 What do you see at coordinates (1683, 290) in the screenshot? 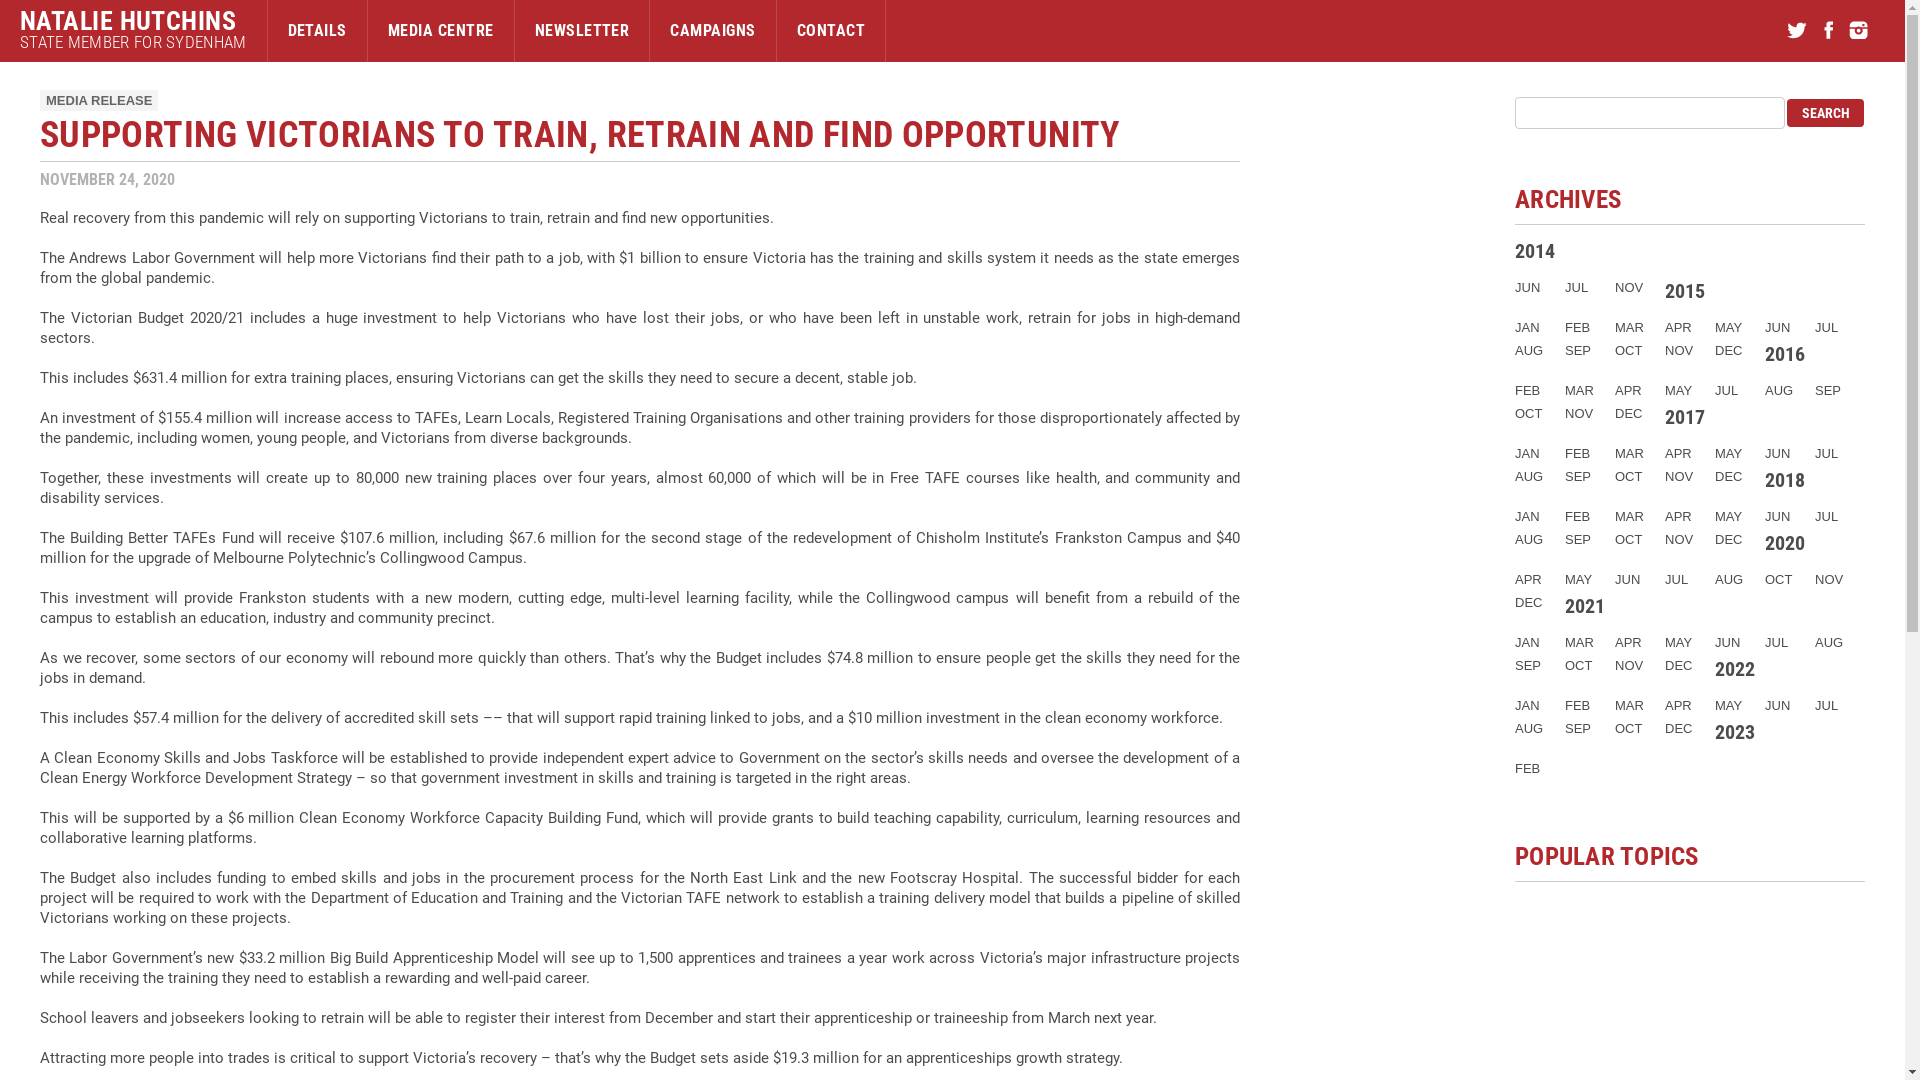
I see `'2015'` at bounding box center [1683, 290].